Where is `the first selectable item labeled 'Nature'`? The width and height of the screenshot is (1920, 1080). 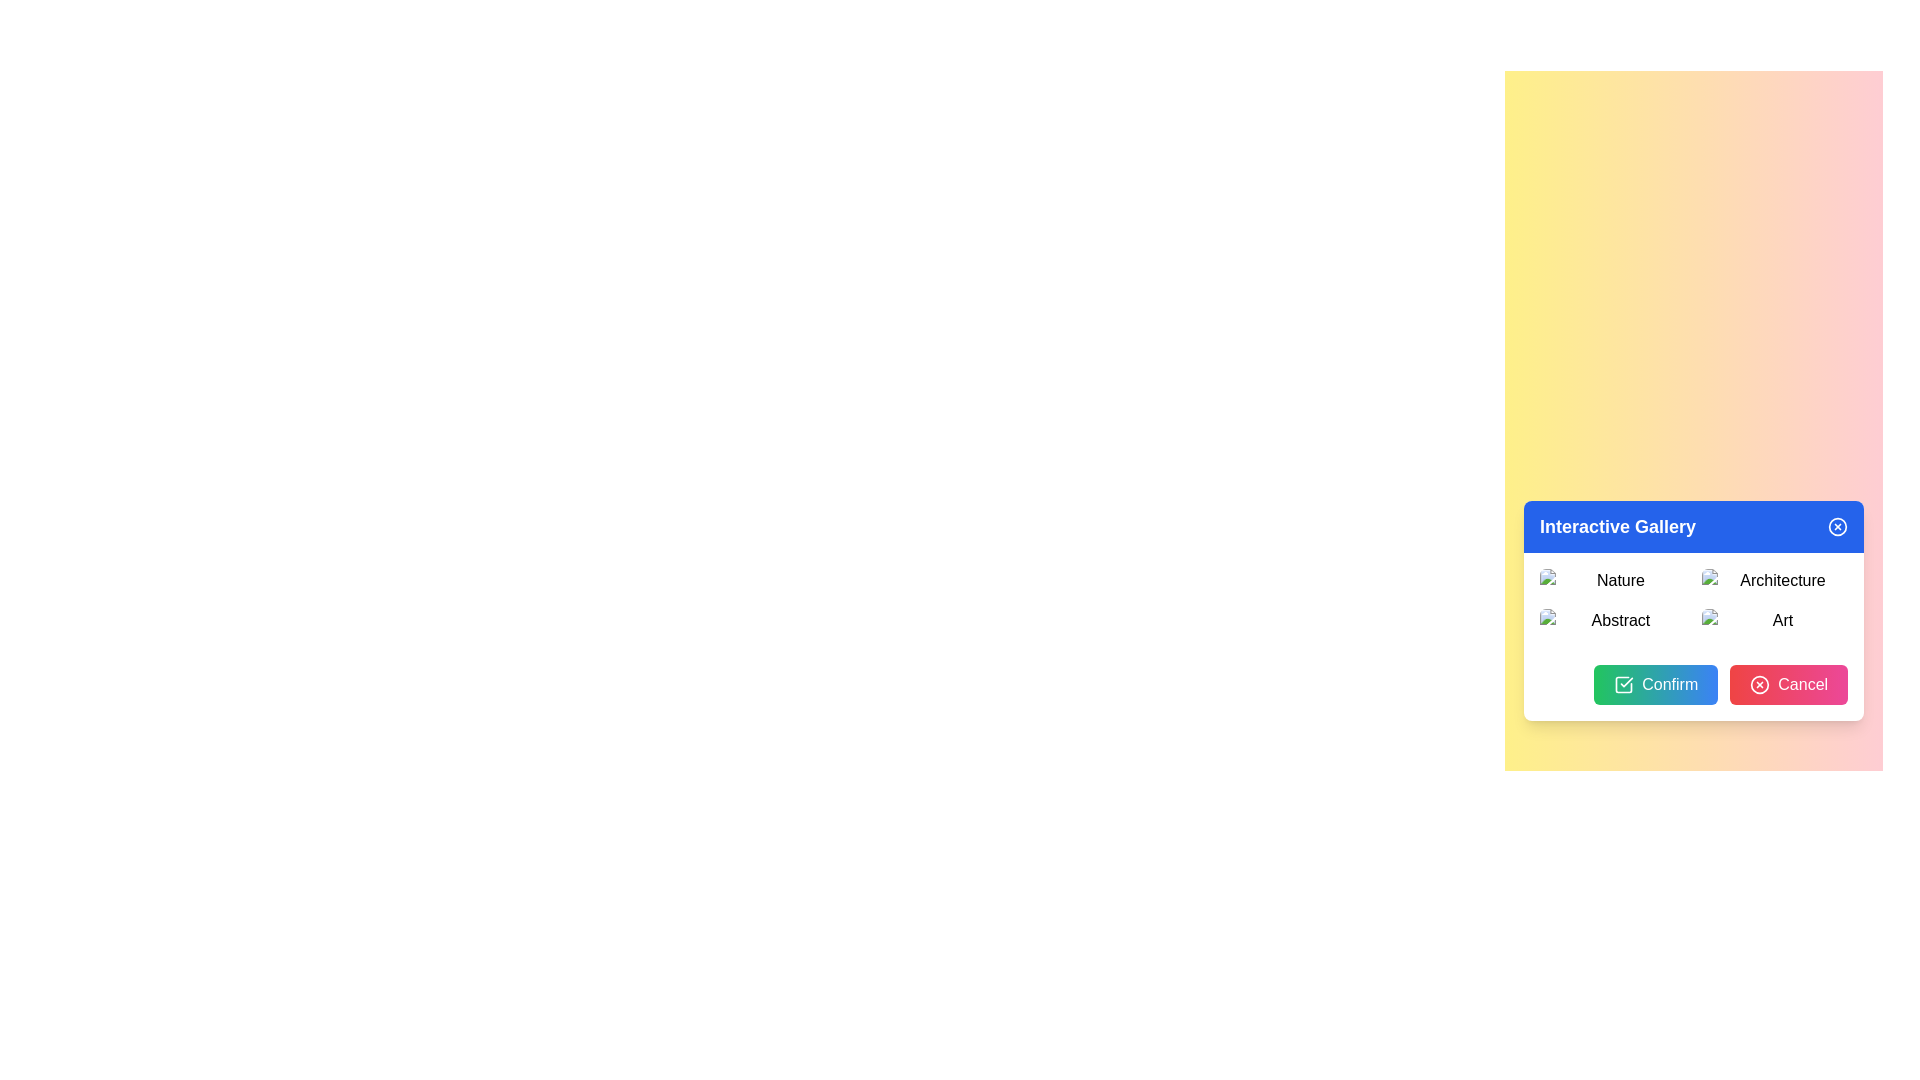
the first selectable item labeled 'Nature' is located at coordinates (1612, 581).